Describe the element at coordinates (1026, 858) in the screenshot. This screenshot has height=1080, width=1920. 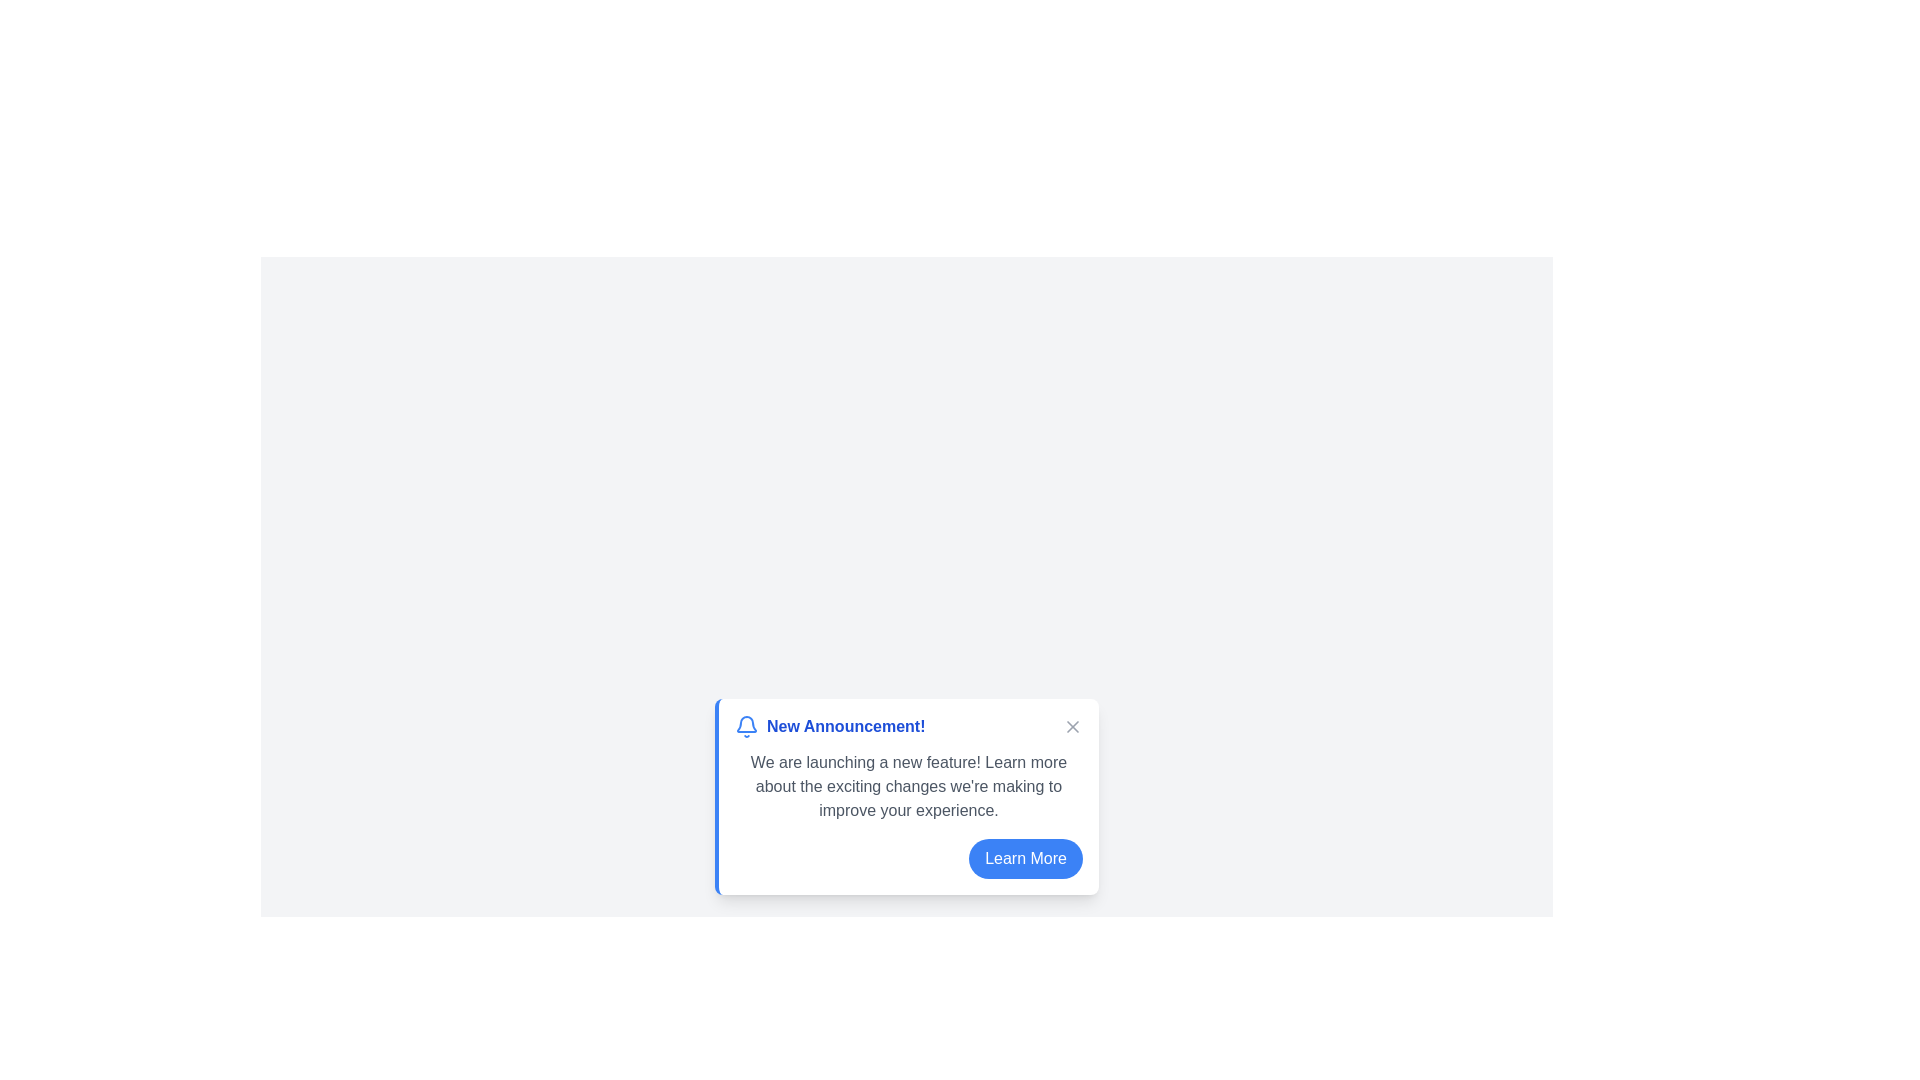
I see `the 'Learn More' button to proceed` at that location.